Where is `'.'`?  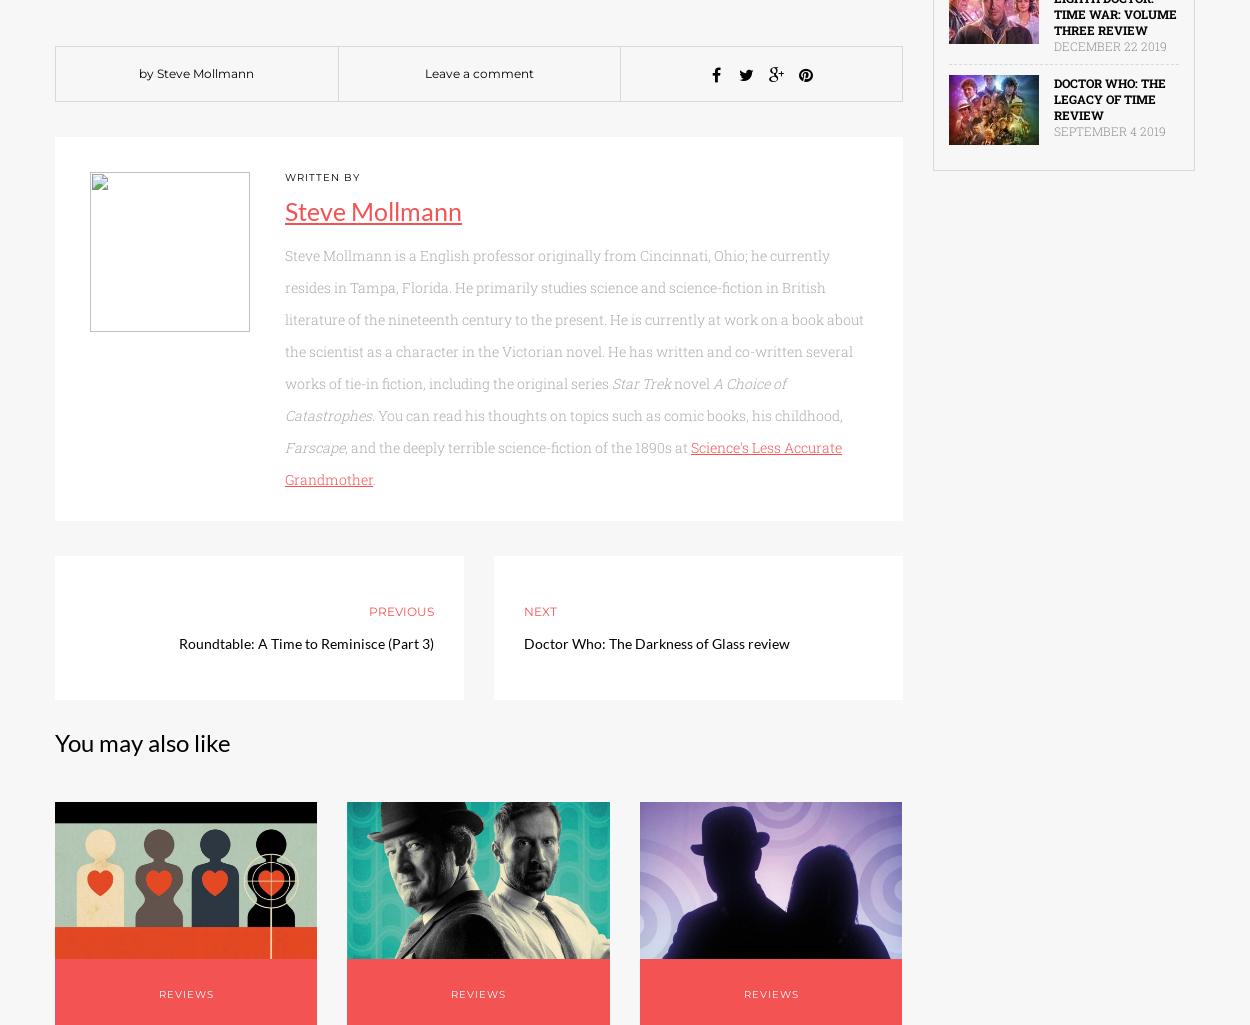 '.' is located at coordinates (373, 479).